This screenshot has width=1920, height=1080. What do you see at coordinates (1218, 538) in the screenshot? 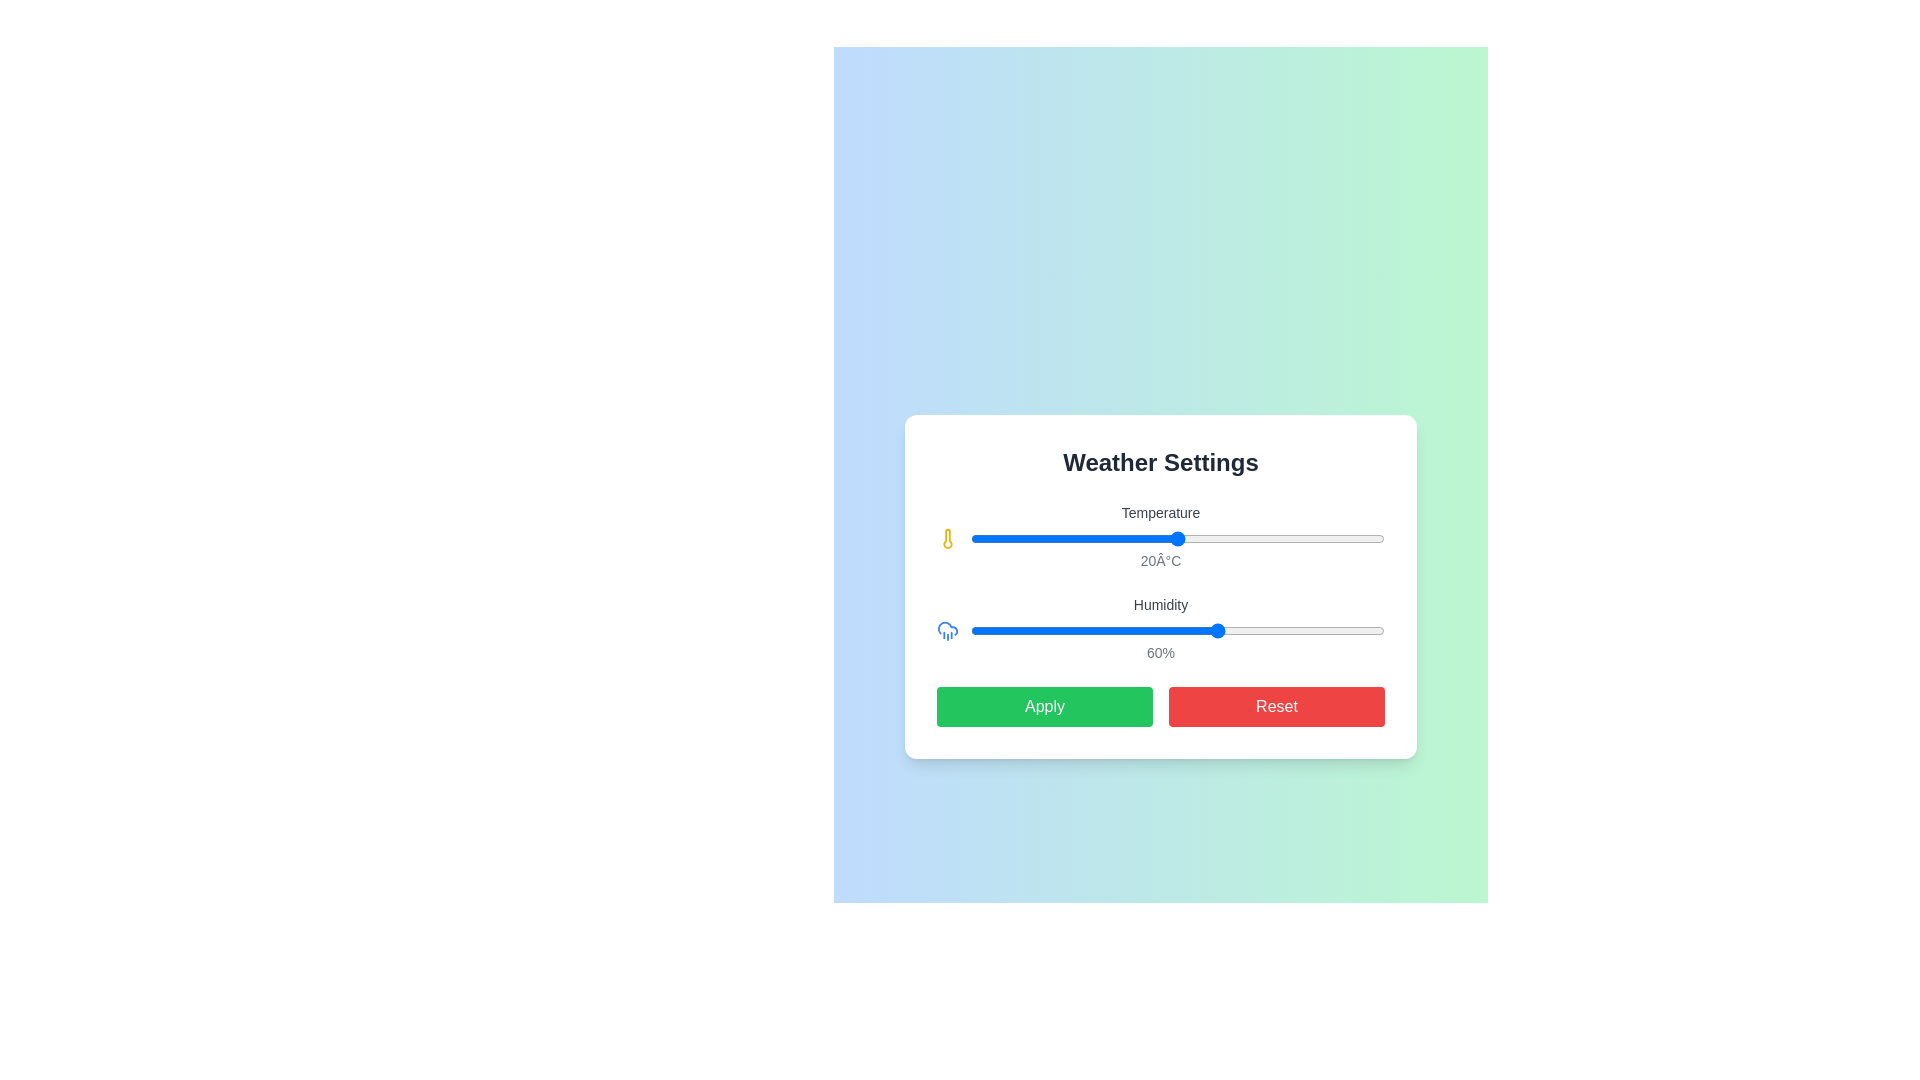
I see `the temperature` at bounding box center [1218, 538].